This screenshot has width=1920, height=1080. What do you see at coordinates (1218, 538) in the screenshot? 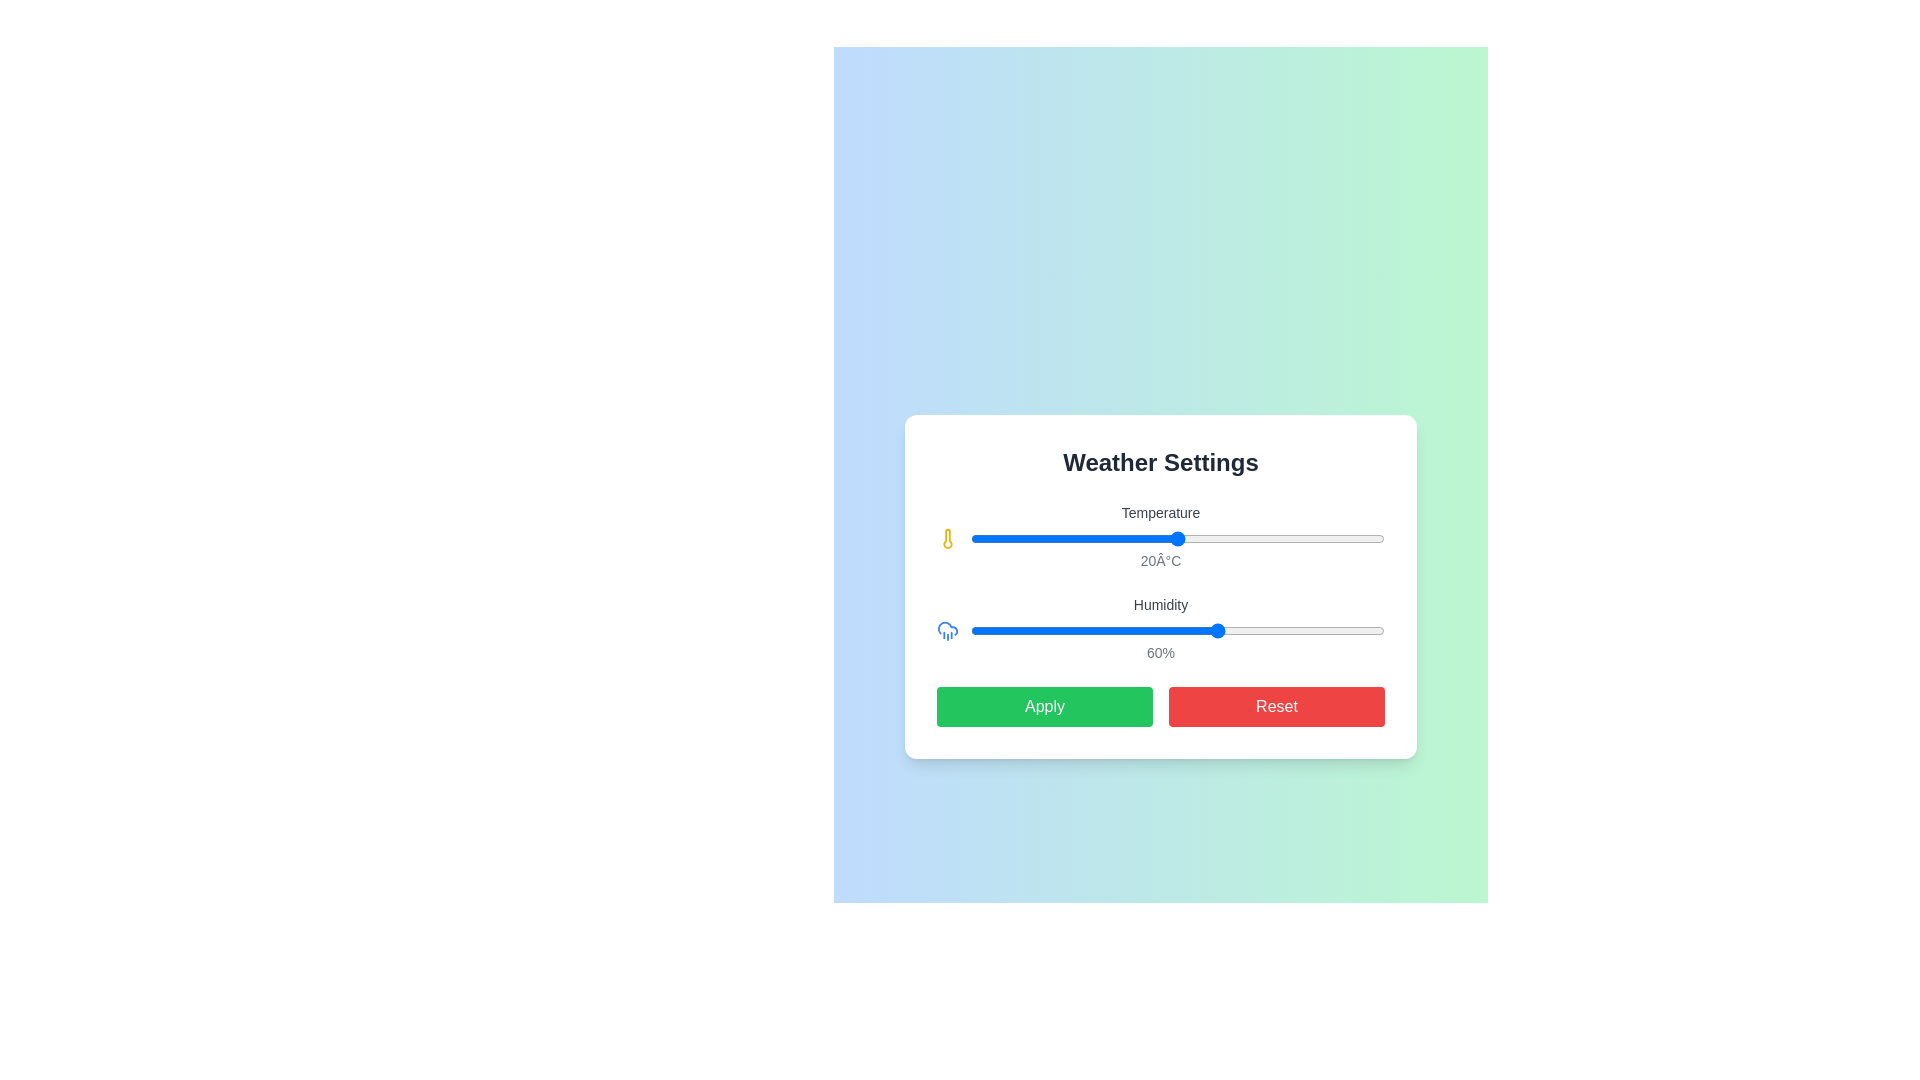
I see `the temperature` at bounding box center [1218, 538].